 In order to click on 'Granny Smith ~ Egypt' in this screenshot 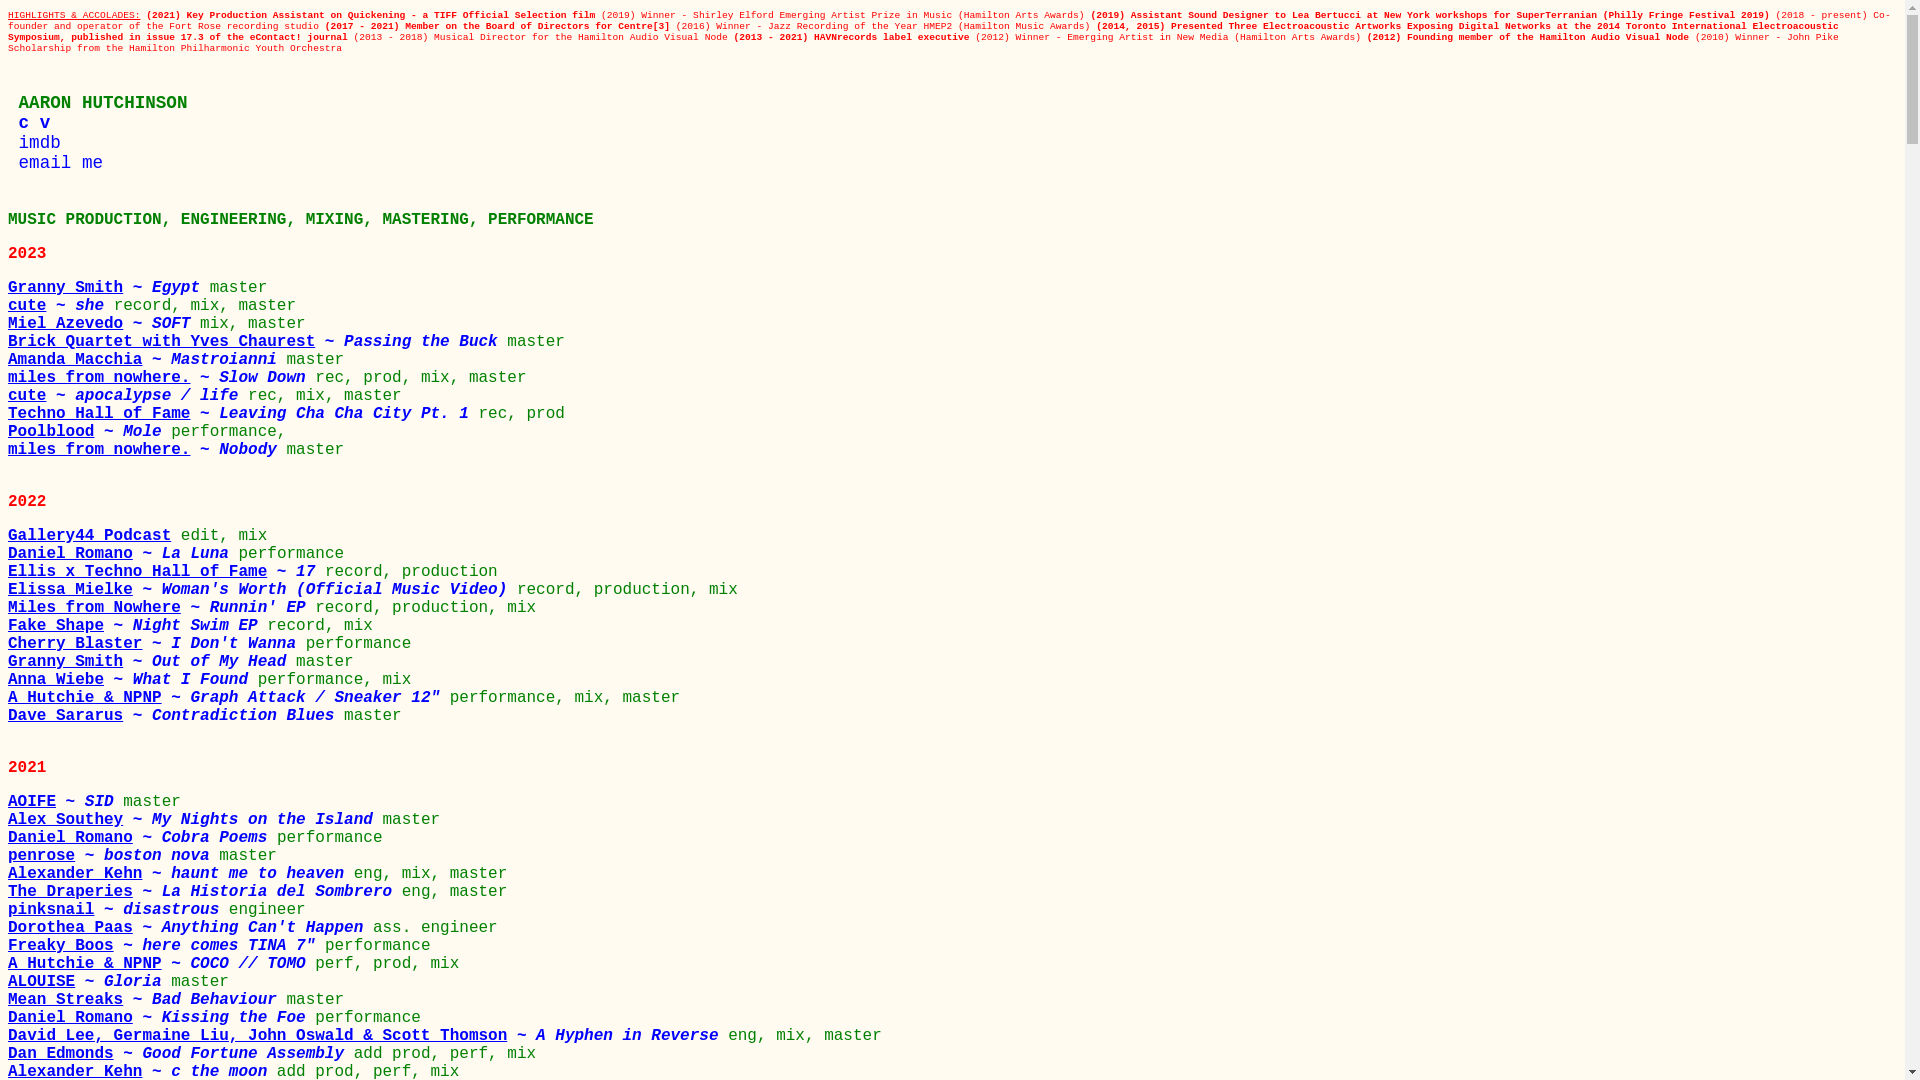, I will do `click(8, 288)`.